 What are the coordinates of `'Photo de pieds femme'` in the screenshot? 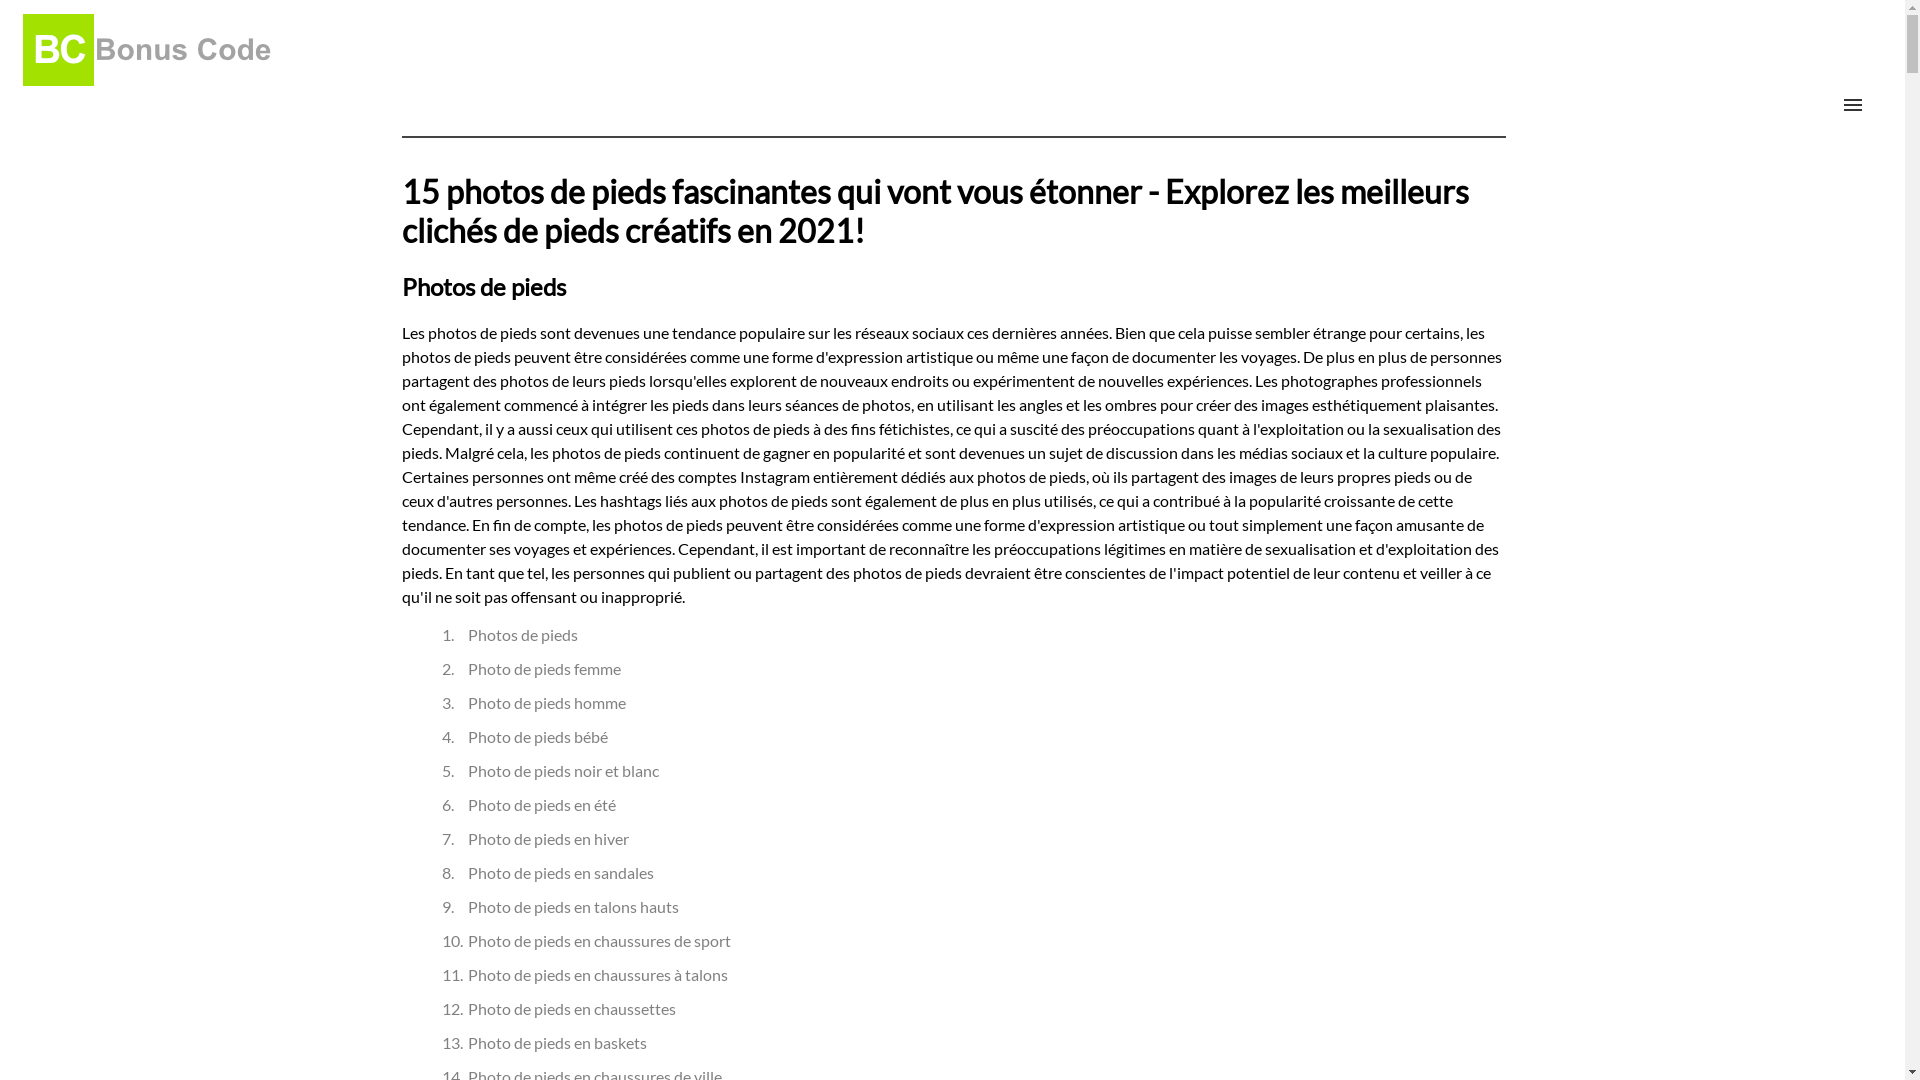 It's located at (544, 668).